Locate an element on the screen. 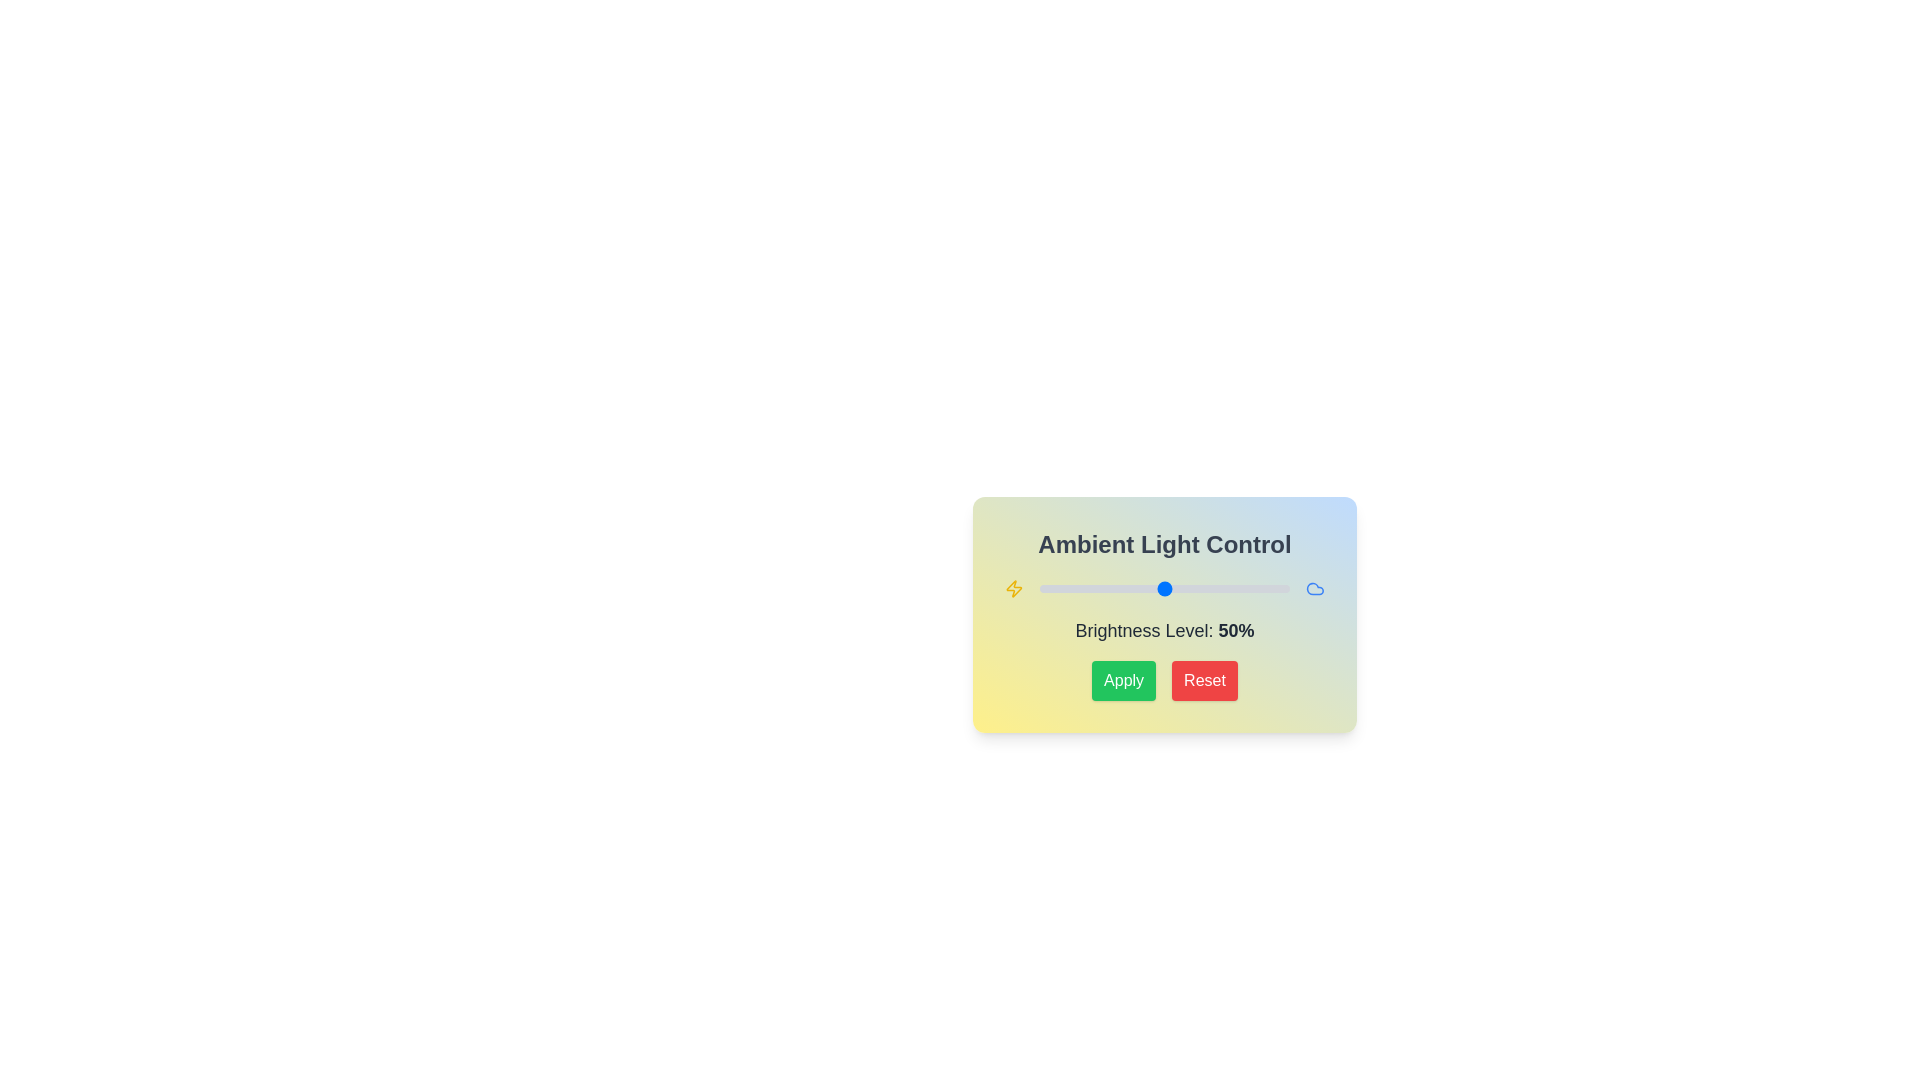  'Apply' button to confirm the brightness level is located at coordinates (1123, 680).